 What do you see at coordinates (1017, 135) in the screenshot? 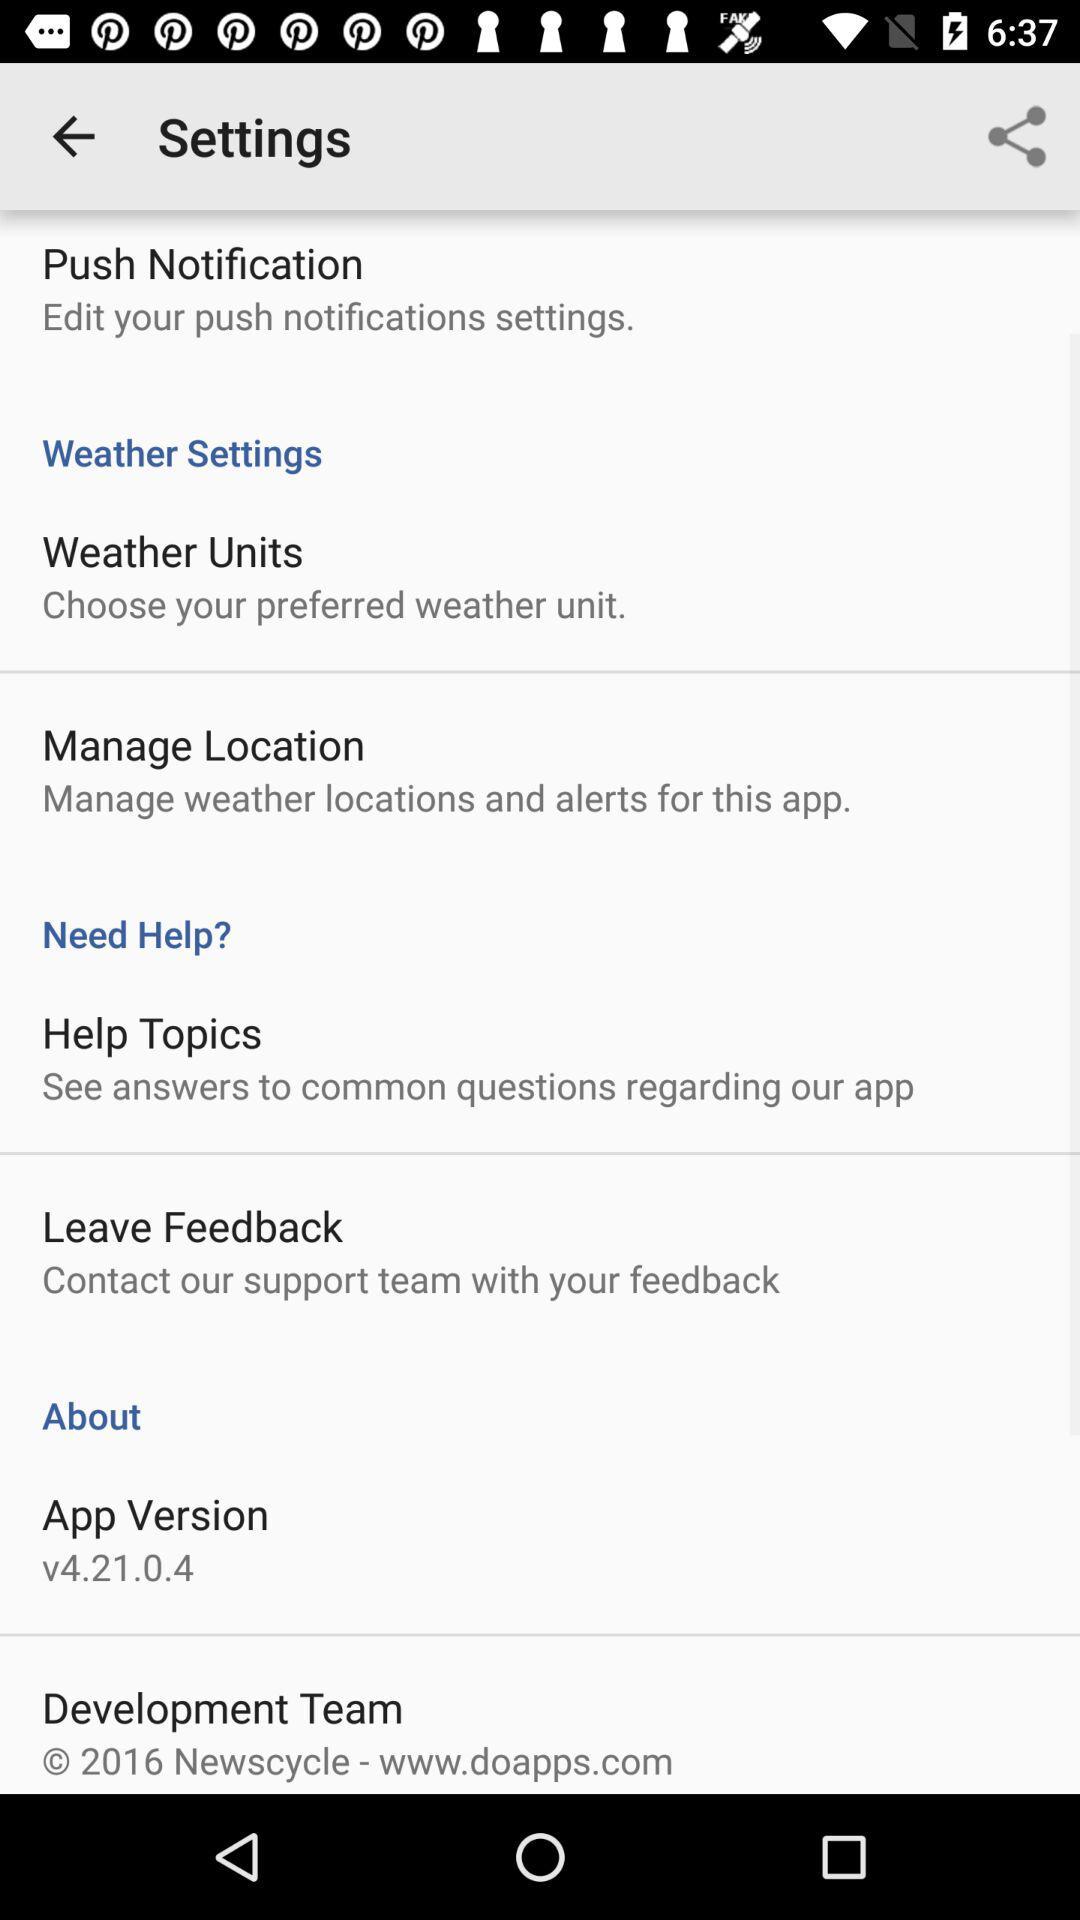
I see `item next to settings  app` at bounding box center [1017, 135].